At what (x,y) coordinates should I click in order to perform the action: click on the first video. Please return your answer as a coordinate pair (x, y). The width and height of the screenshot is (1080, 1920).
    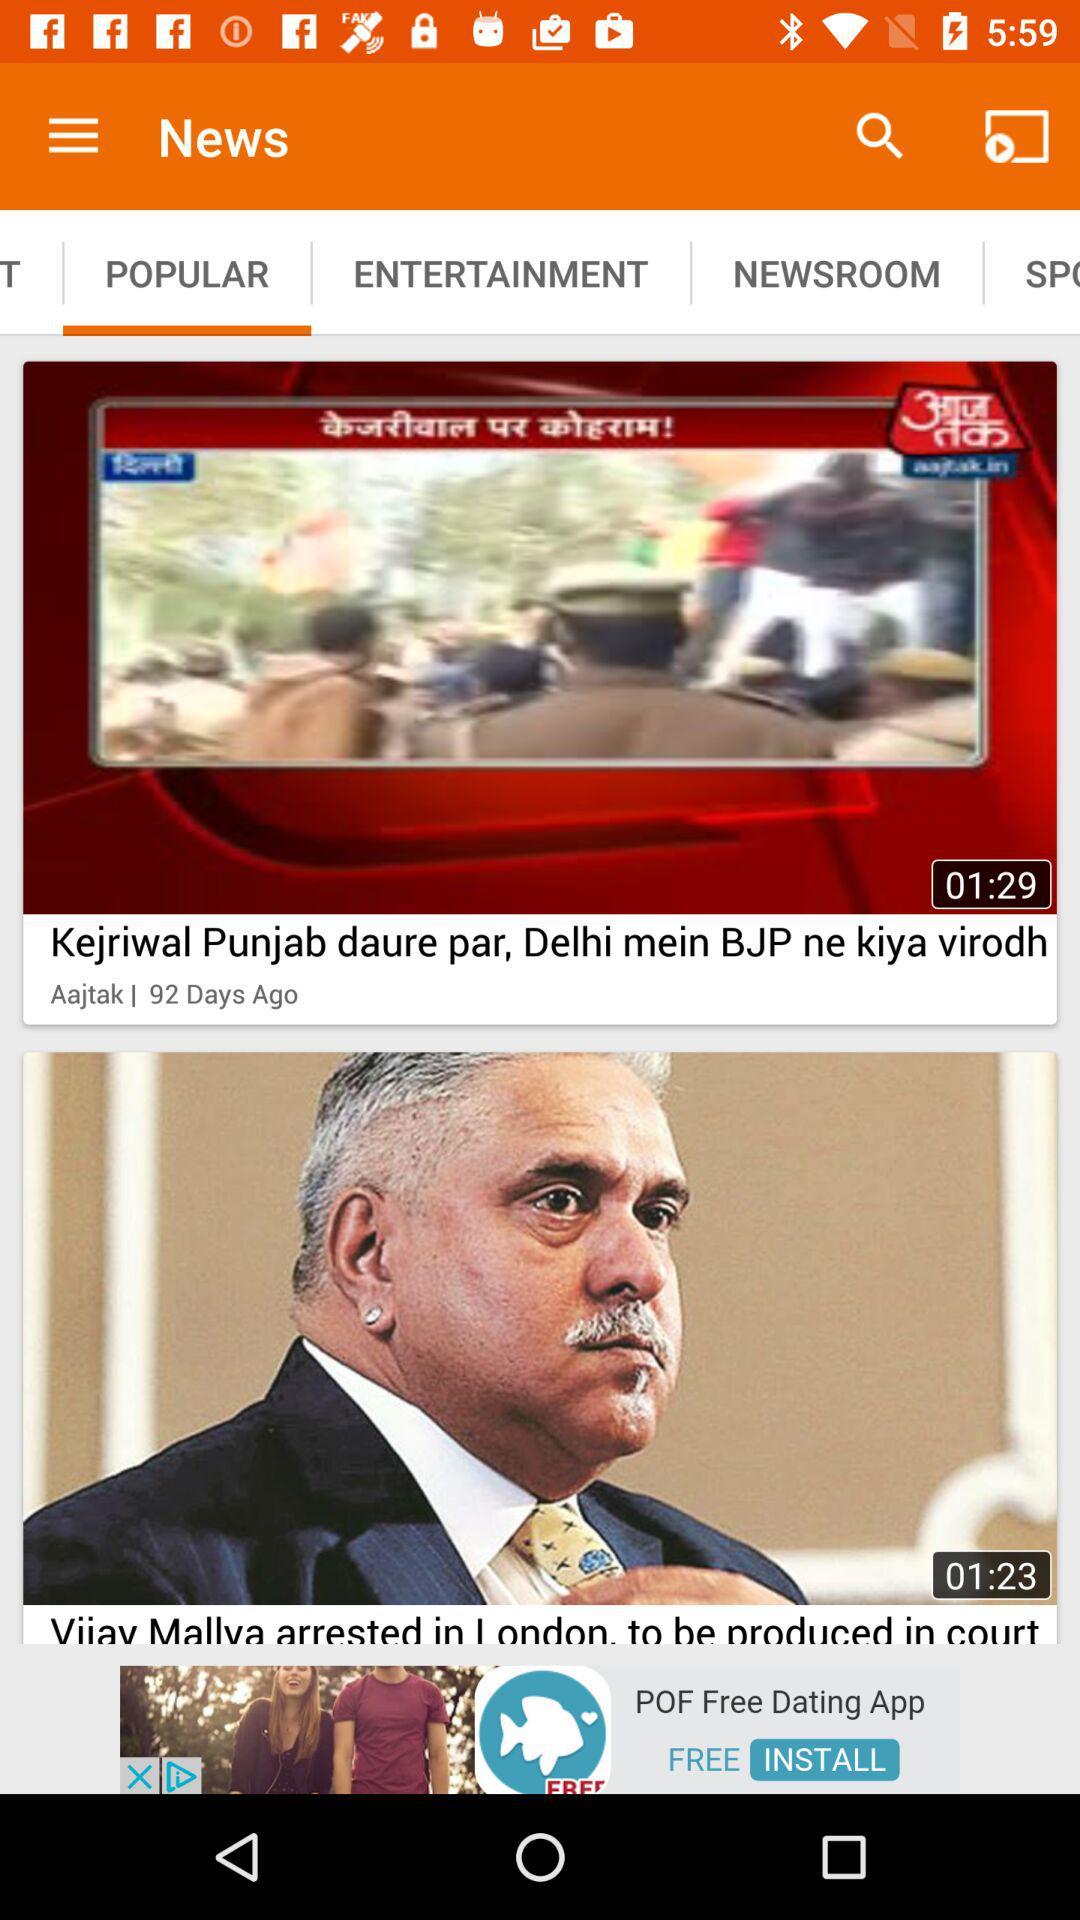
    Looking at the image, I should click on (540, 692).